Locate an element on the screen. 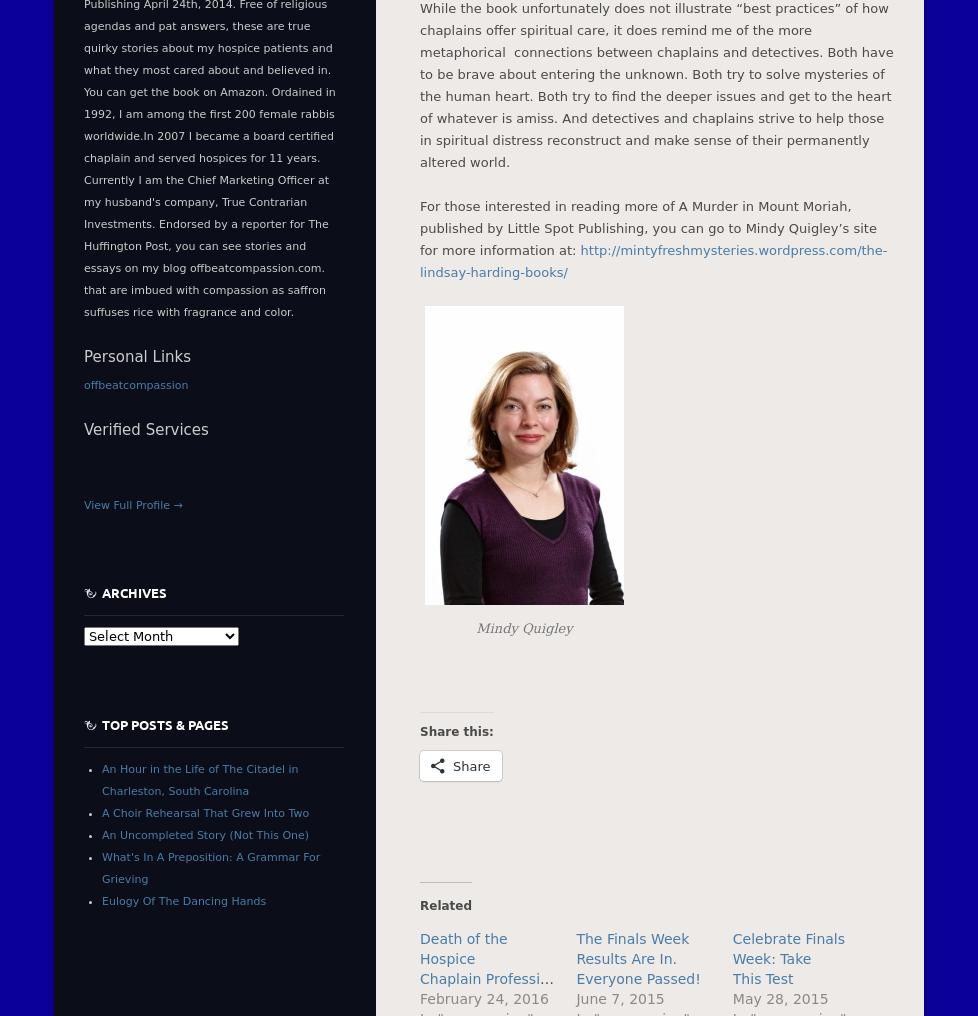 This screenshot has width=978, height=1016. 'Mindy Quigley' is located at coordinates (474, 627).